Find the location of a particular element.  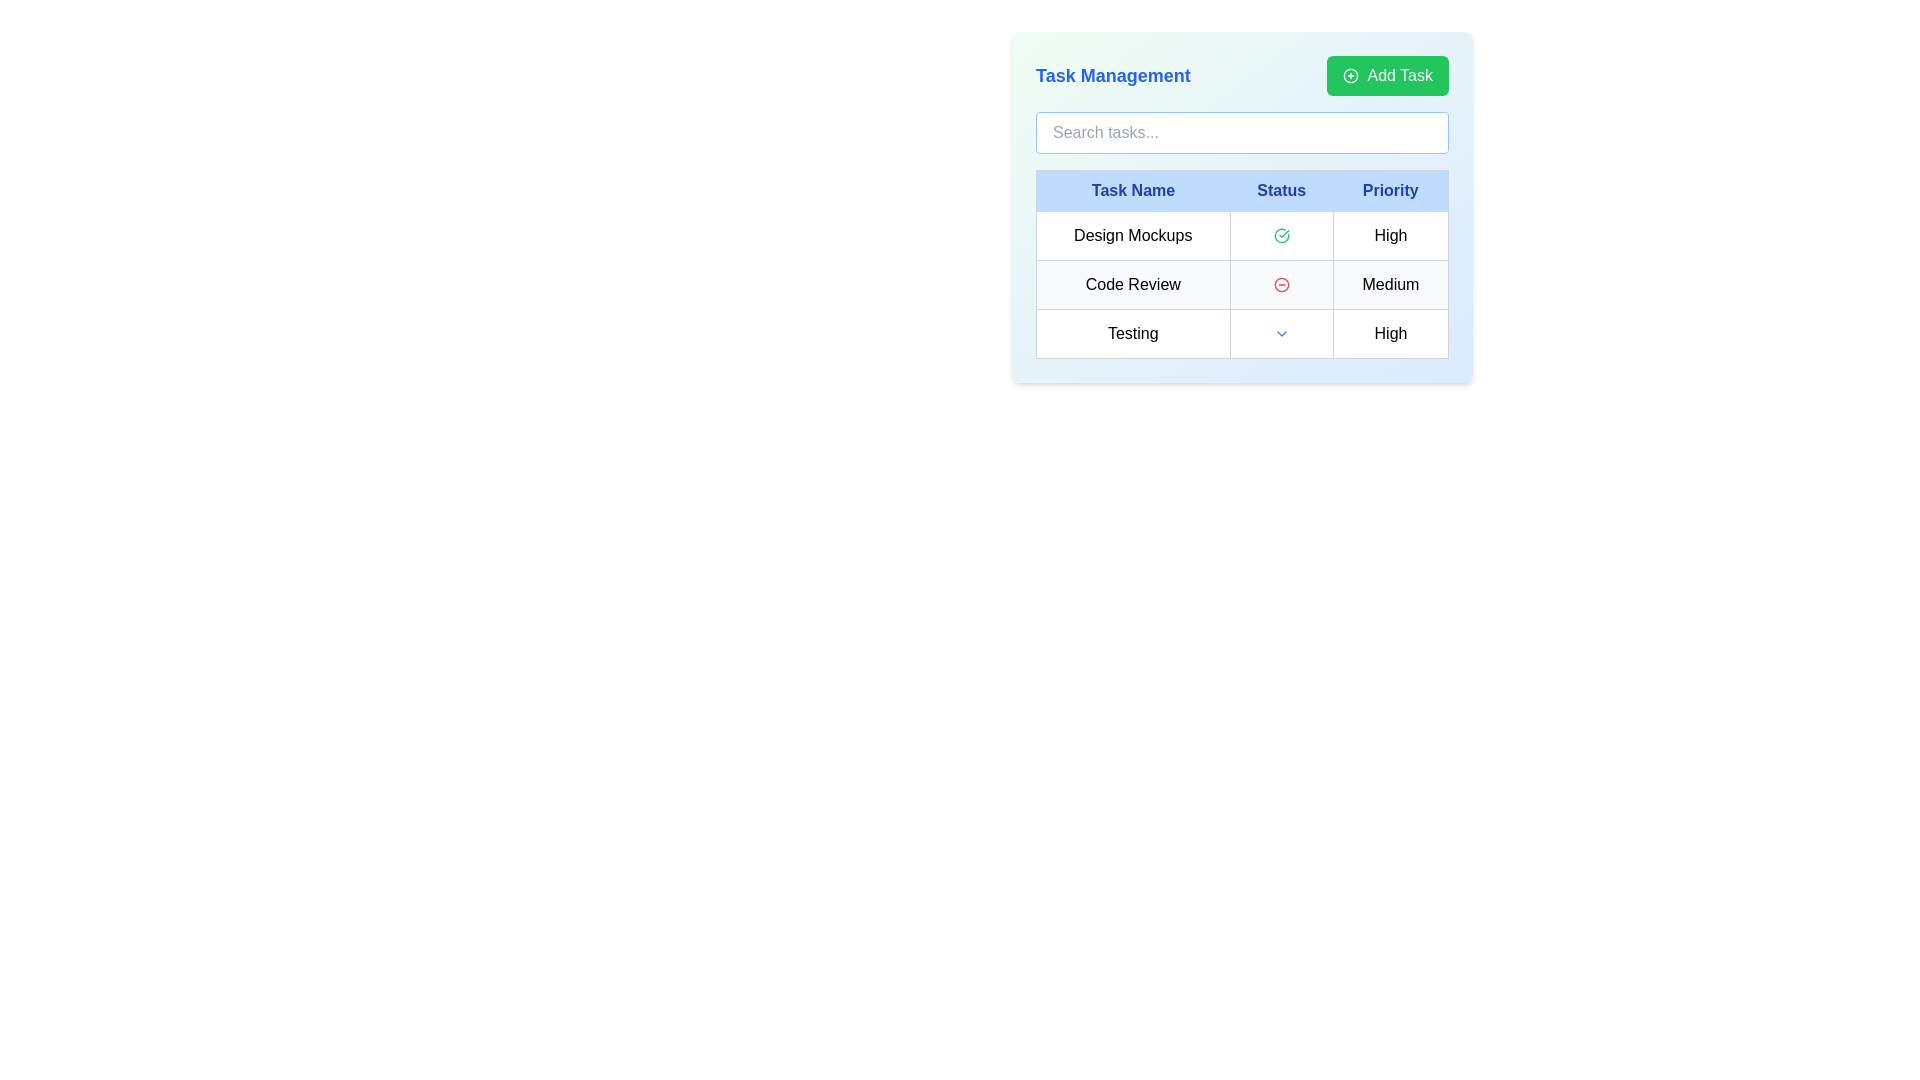

the non-interactive circular SVG element located in the top-right corner of the interface, which is part of the 'Add Task' button is located at coordinates (1351, 75).